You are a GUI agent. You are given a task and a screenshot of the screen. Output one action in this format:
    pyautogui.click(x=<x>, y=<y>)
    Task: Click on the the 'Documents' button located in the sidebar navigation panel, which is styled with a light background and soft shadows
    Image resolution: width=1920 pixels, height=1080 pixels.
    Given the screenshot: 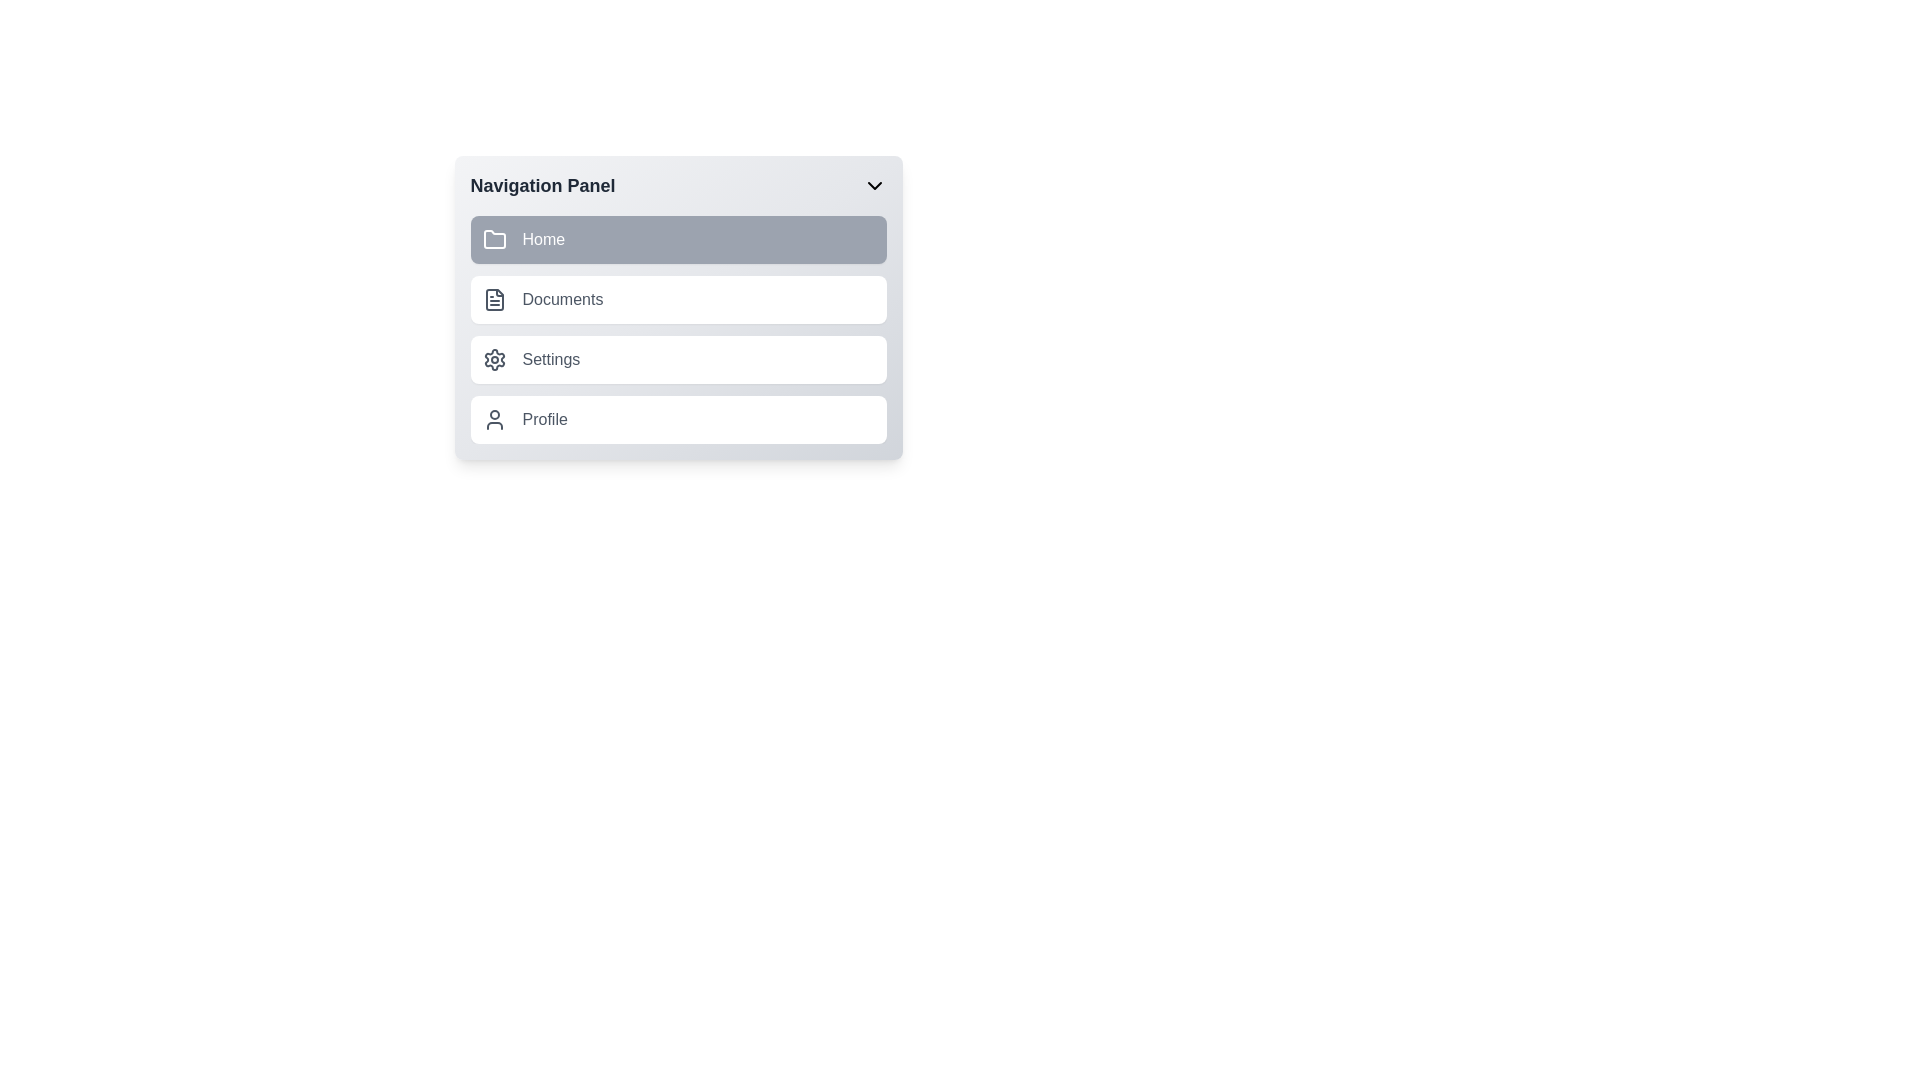 What is the action you would take?
    pyautogui.click(x=678, y=308)
    